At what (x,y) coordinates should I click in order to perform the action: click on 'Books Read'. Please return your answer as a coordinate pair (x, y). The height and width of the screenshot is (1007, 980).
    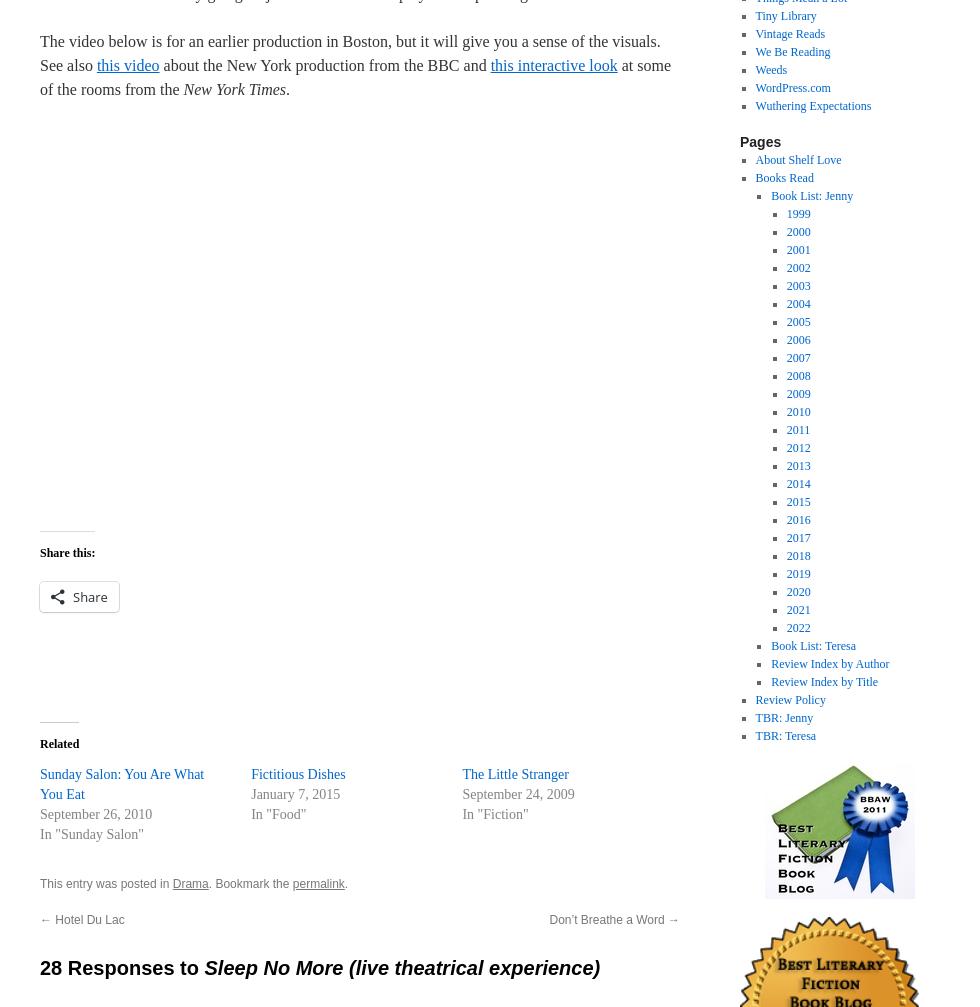
    Looking at the image, I should click on (784, 178).